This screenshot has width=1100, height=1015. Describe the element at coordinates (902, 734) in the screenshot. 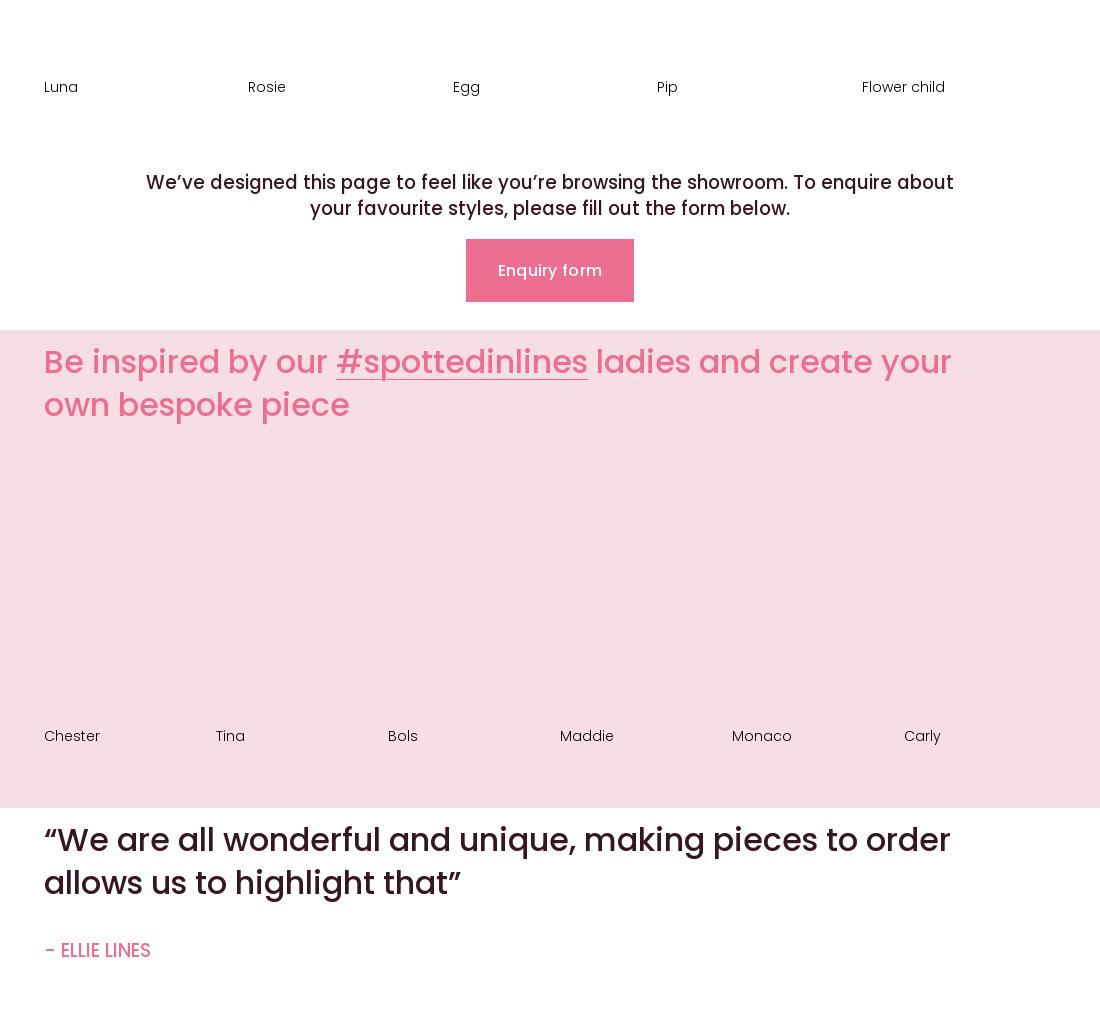

I see `'Carly'` at that location.